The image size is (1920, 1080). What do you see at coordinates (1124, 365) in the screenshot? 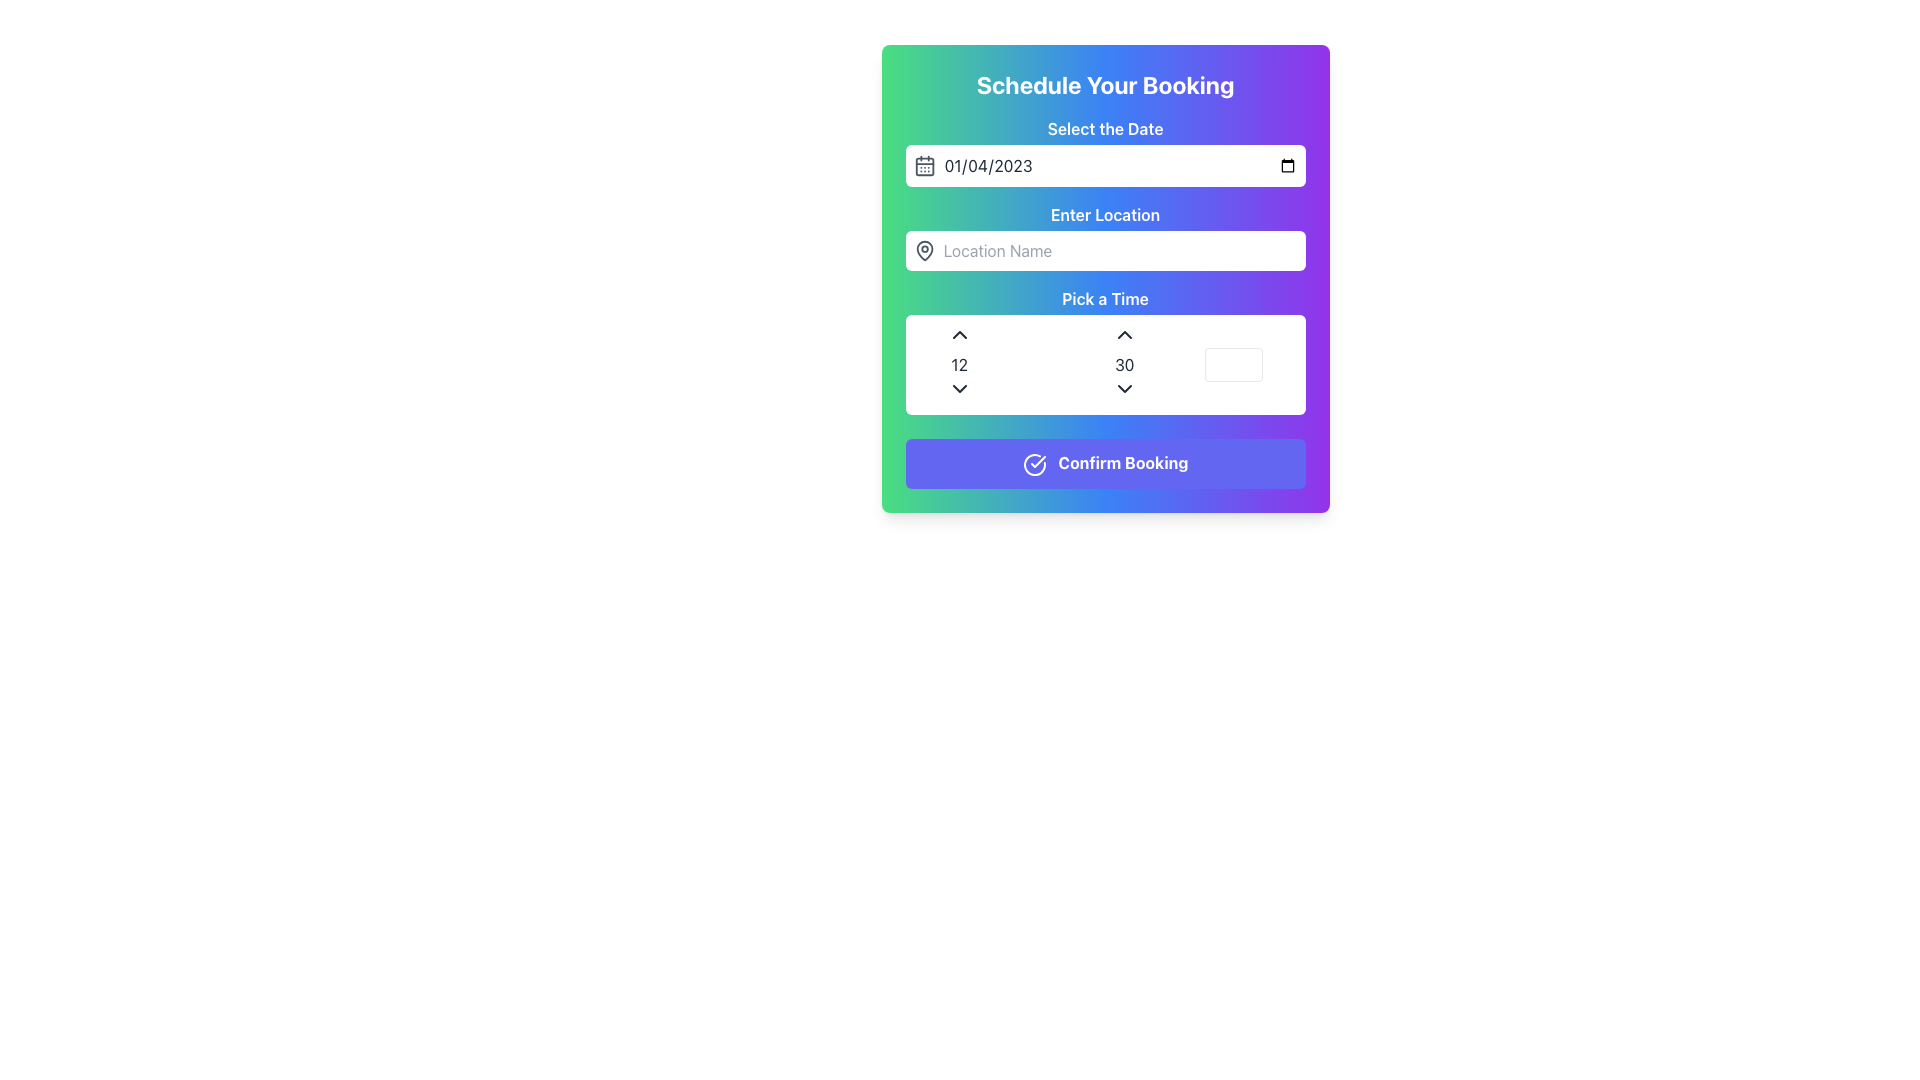
I see `numerical text '30' displayed in dark color within the time selector interface, positioned between two arrow buttons for time increments` at bounding box center [1124, 365].